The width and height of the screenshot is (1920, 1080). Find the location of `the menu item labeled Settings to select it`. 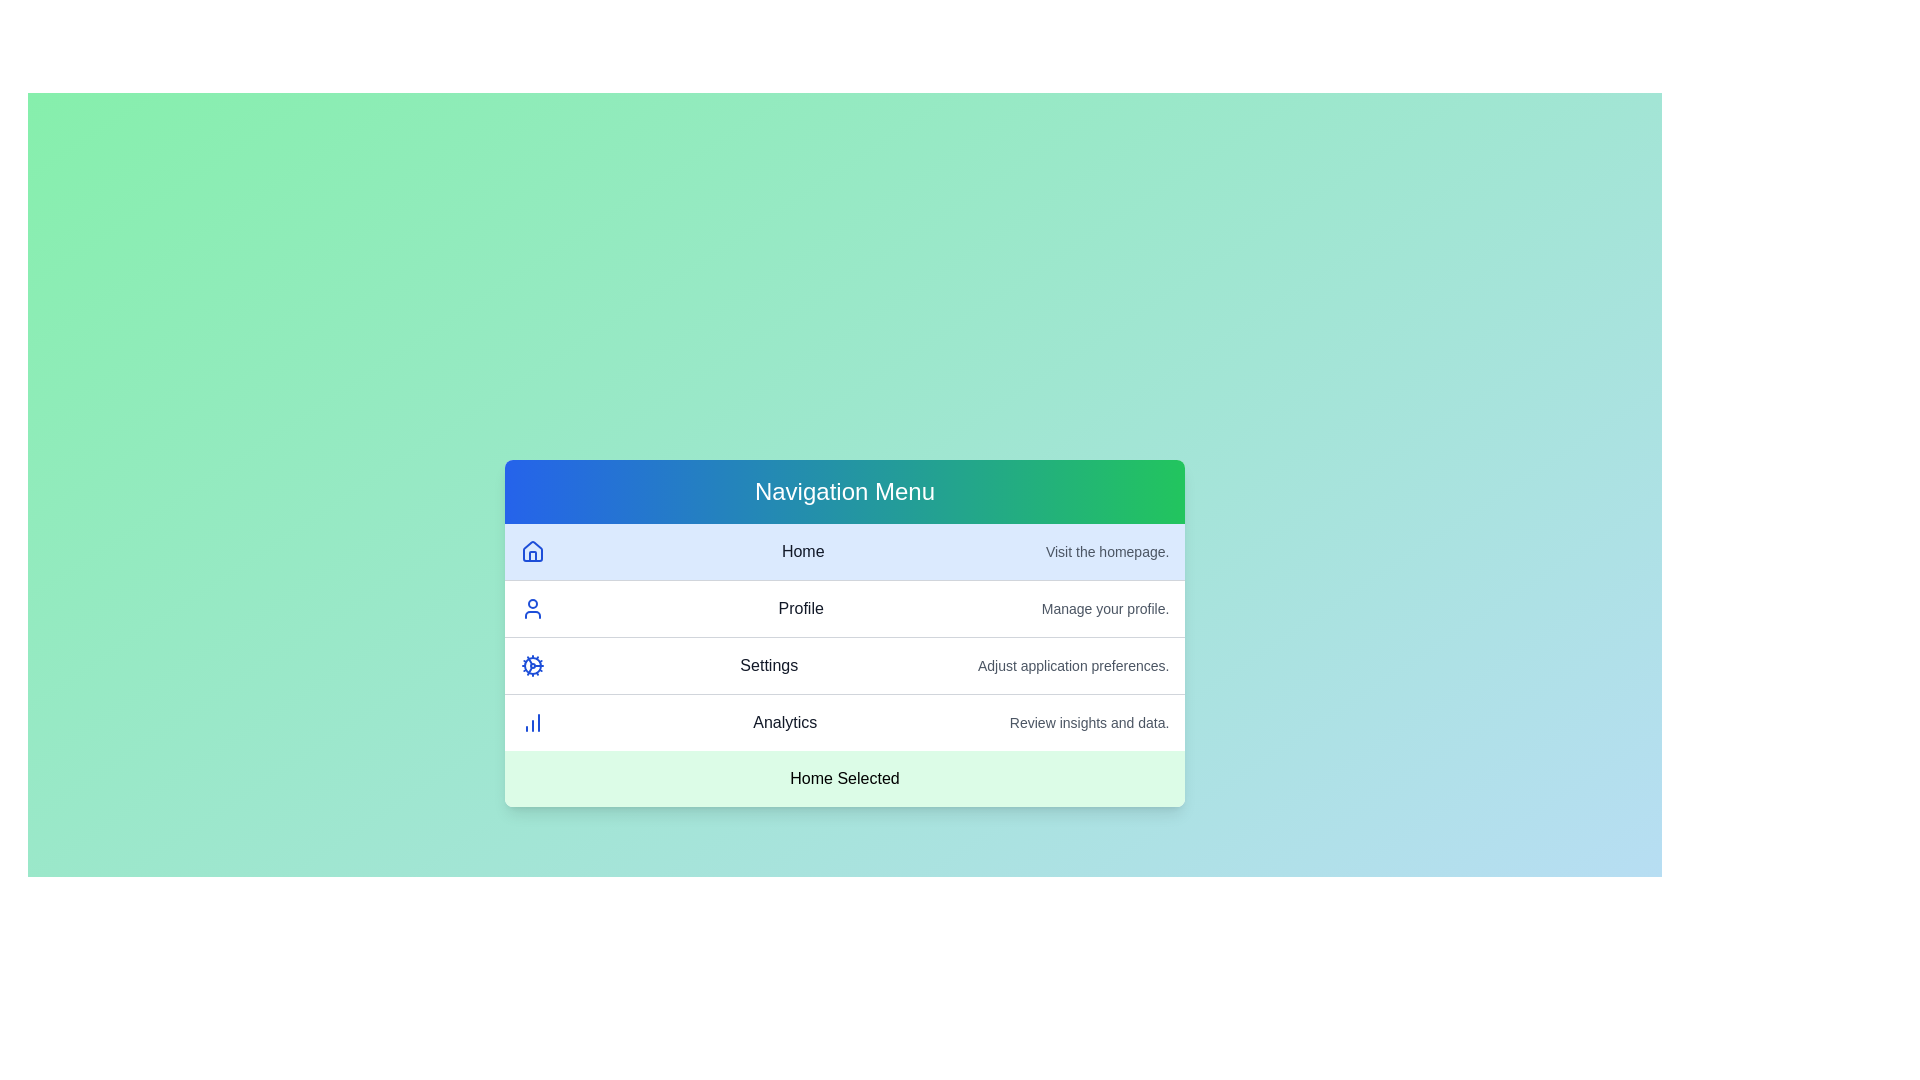

the menu item labeled Settings to select it is located at coordinates (844, 666).